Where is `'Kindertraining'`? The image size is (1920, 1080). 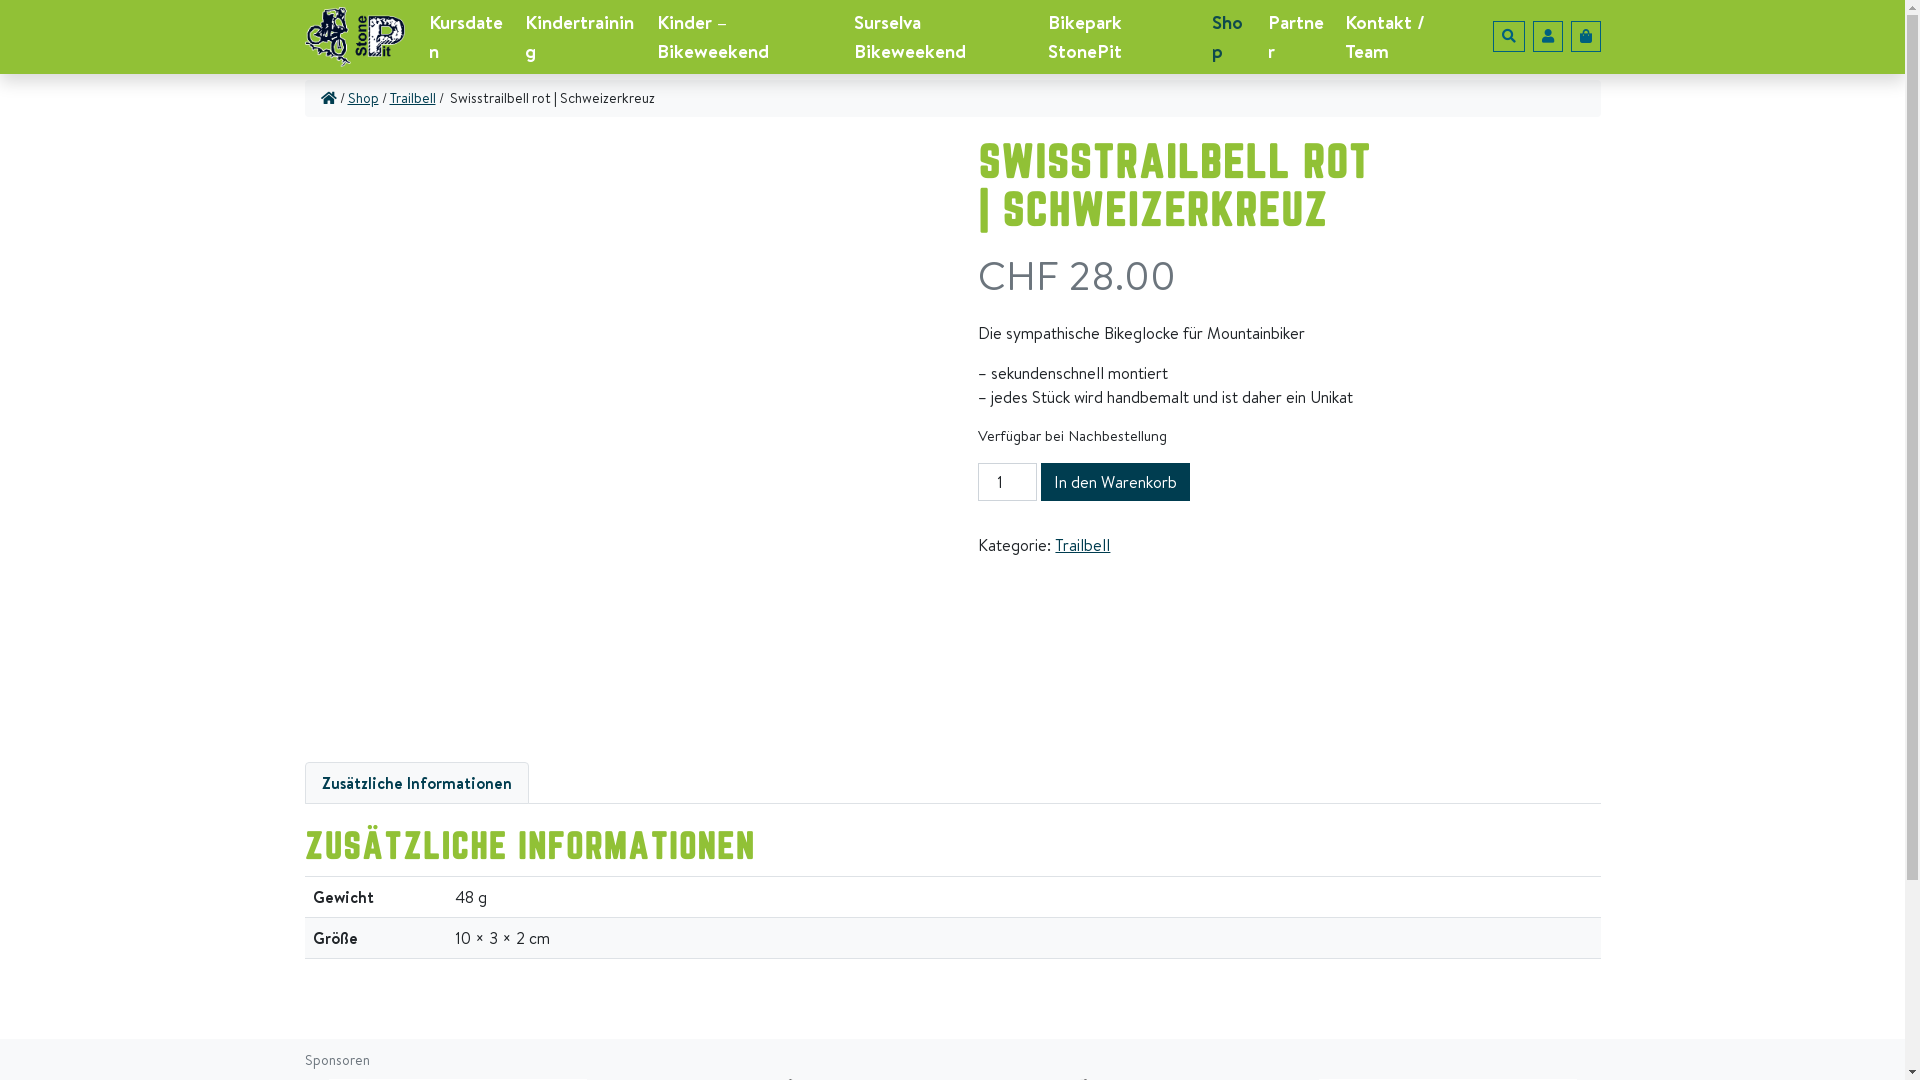
'Kindertraining' is located at coordinates (581, 37).